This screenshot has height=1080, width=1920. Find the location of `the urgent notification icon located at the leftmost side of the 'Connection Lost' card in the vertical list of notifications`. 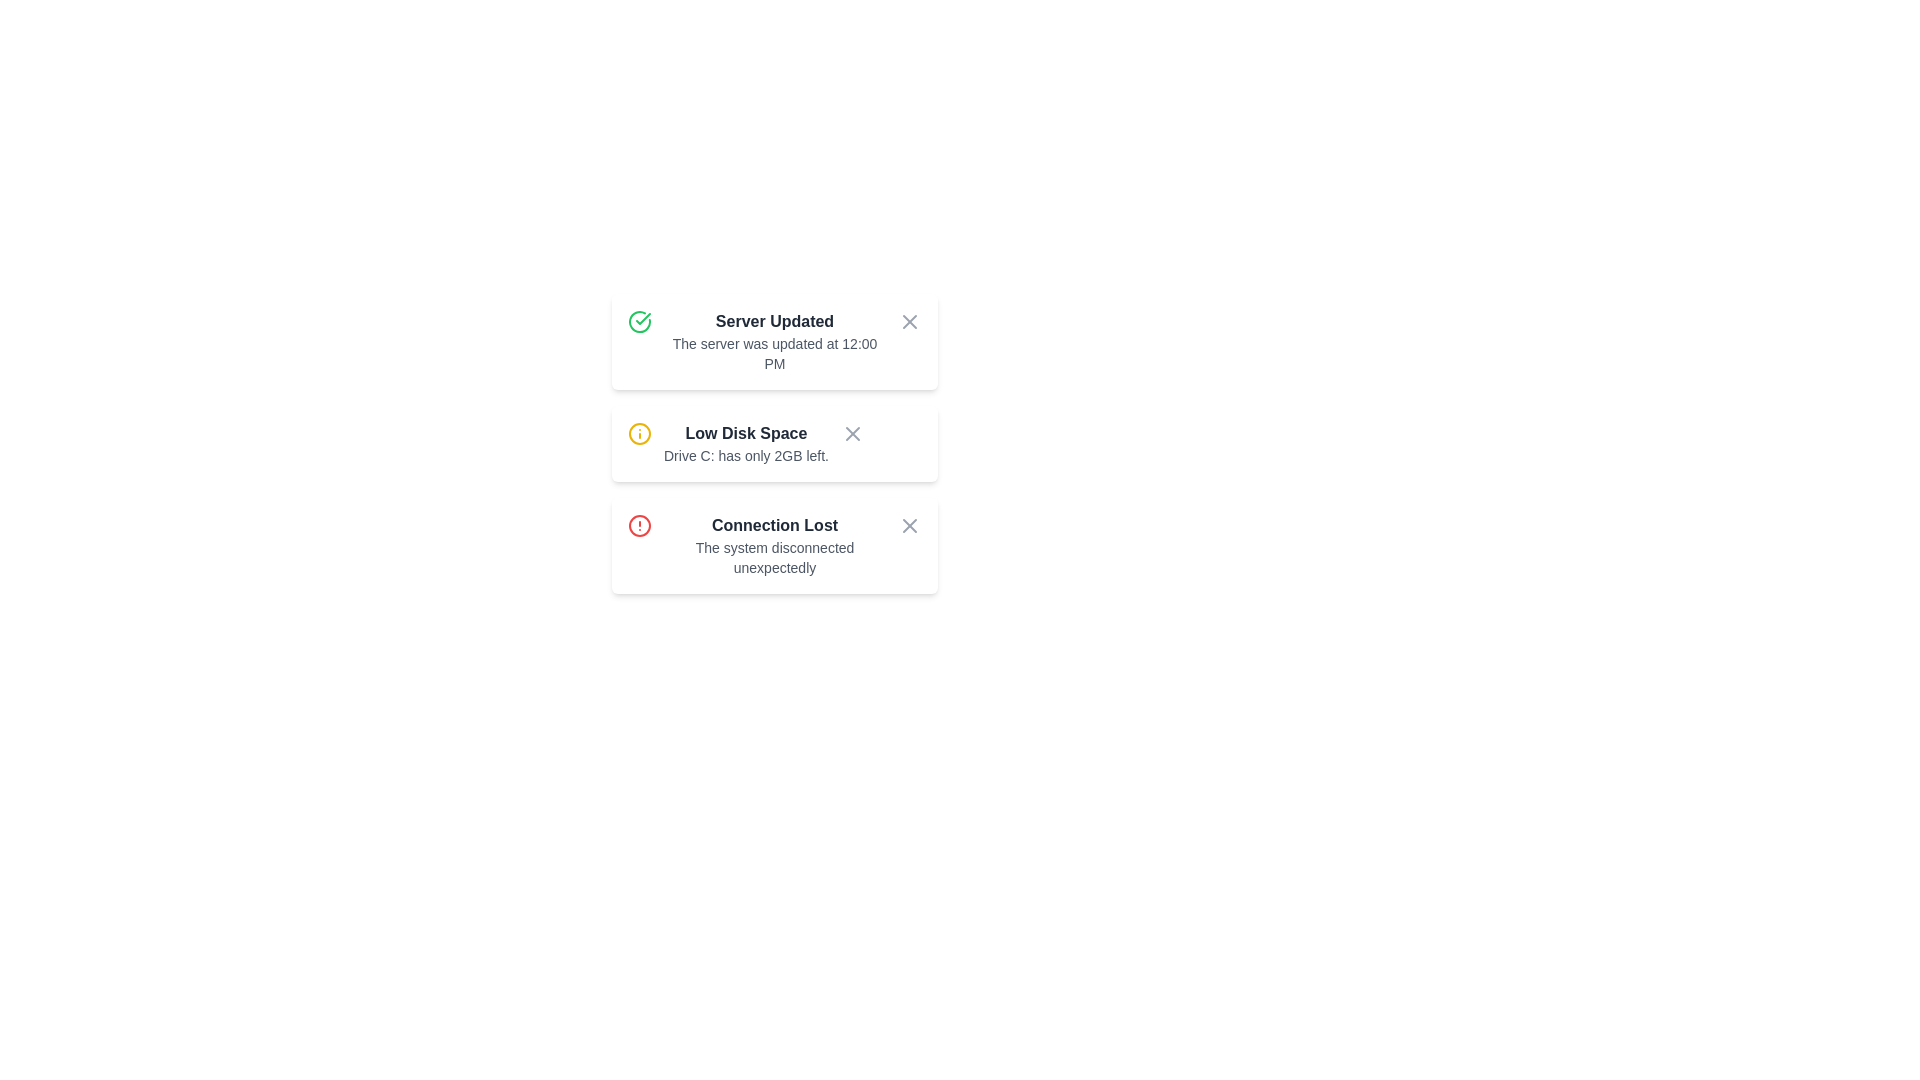

the urgent notification icon located at the leftmost side of the 'Connection Lost' card in the vertical list of notifications is located at coordinates (638, 524).